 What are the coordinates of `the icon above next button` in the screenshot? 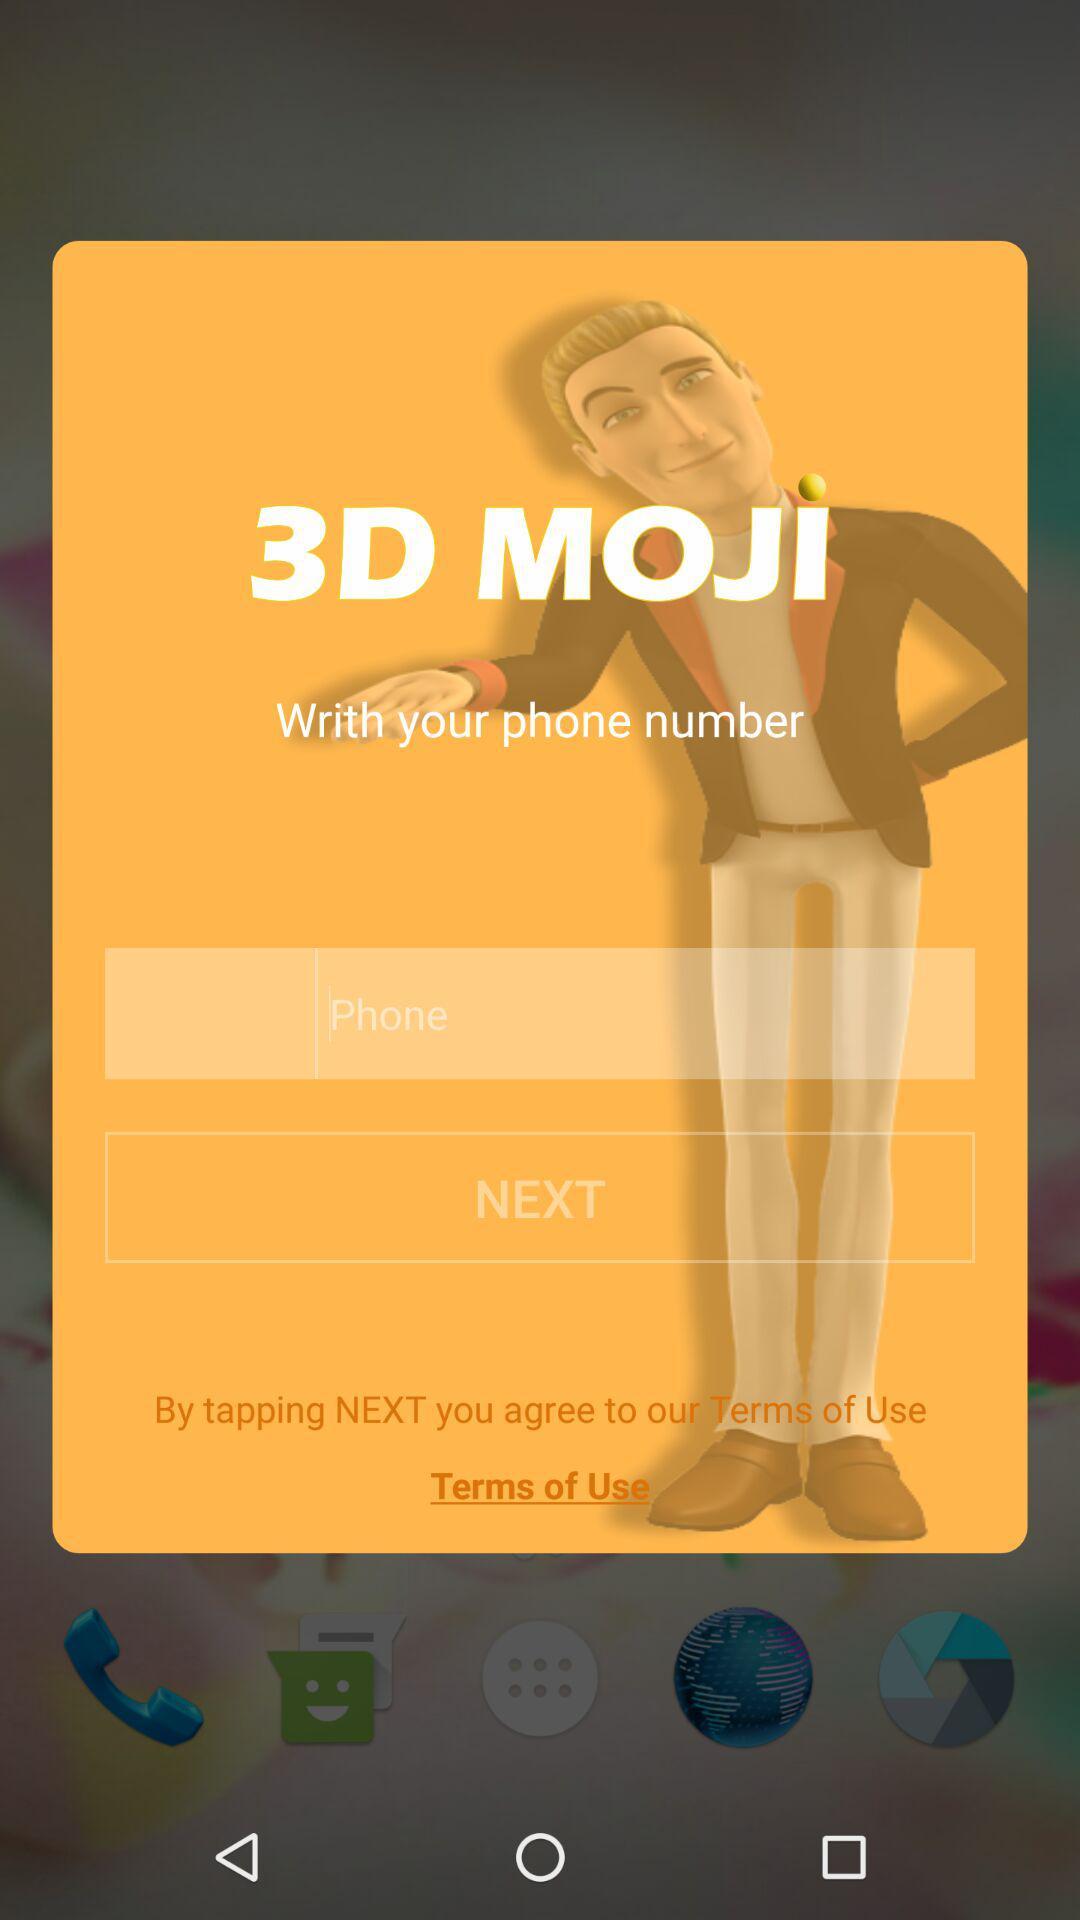 It's located at (204, 1013).